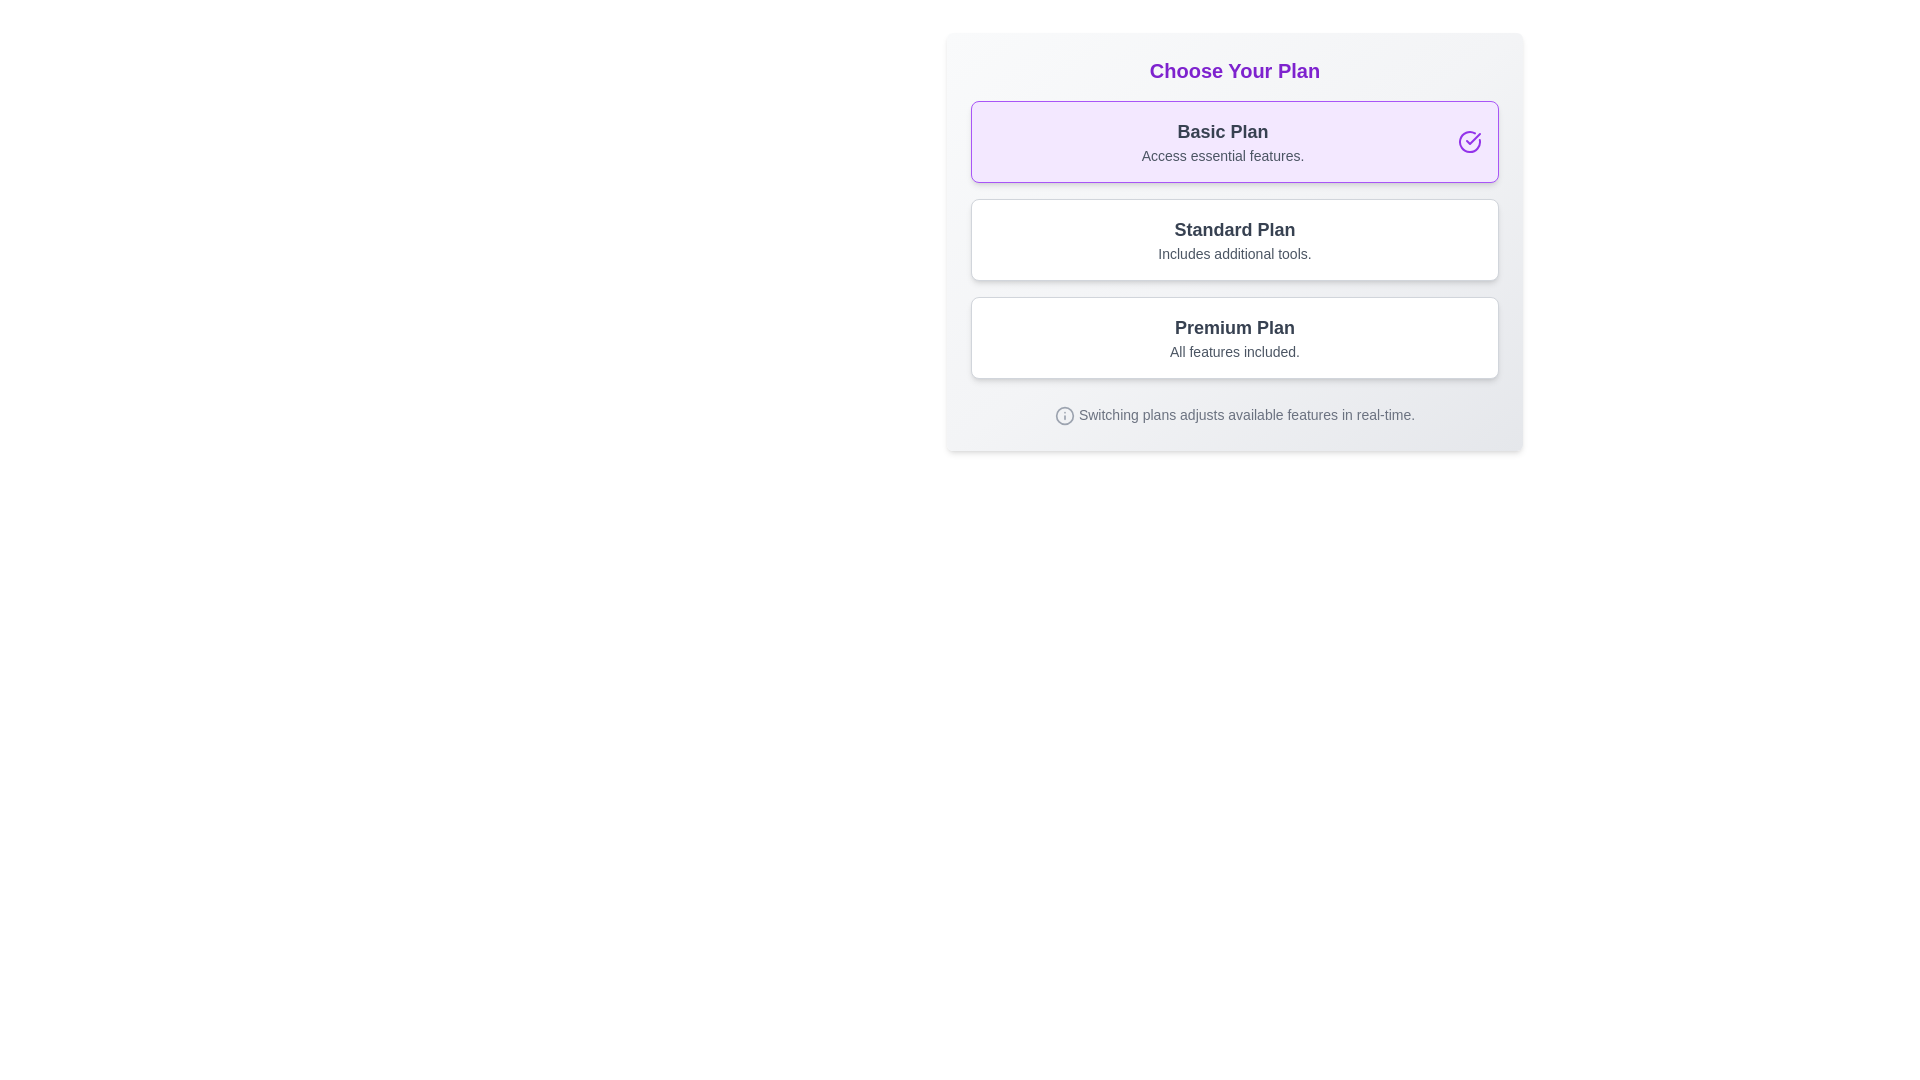  I want to click on the text header titled 'Choose Your Plan', which is styled in bold with a large purple font and is center-aligned at the top of the pricing options section, so click(1233, 69).